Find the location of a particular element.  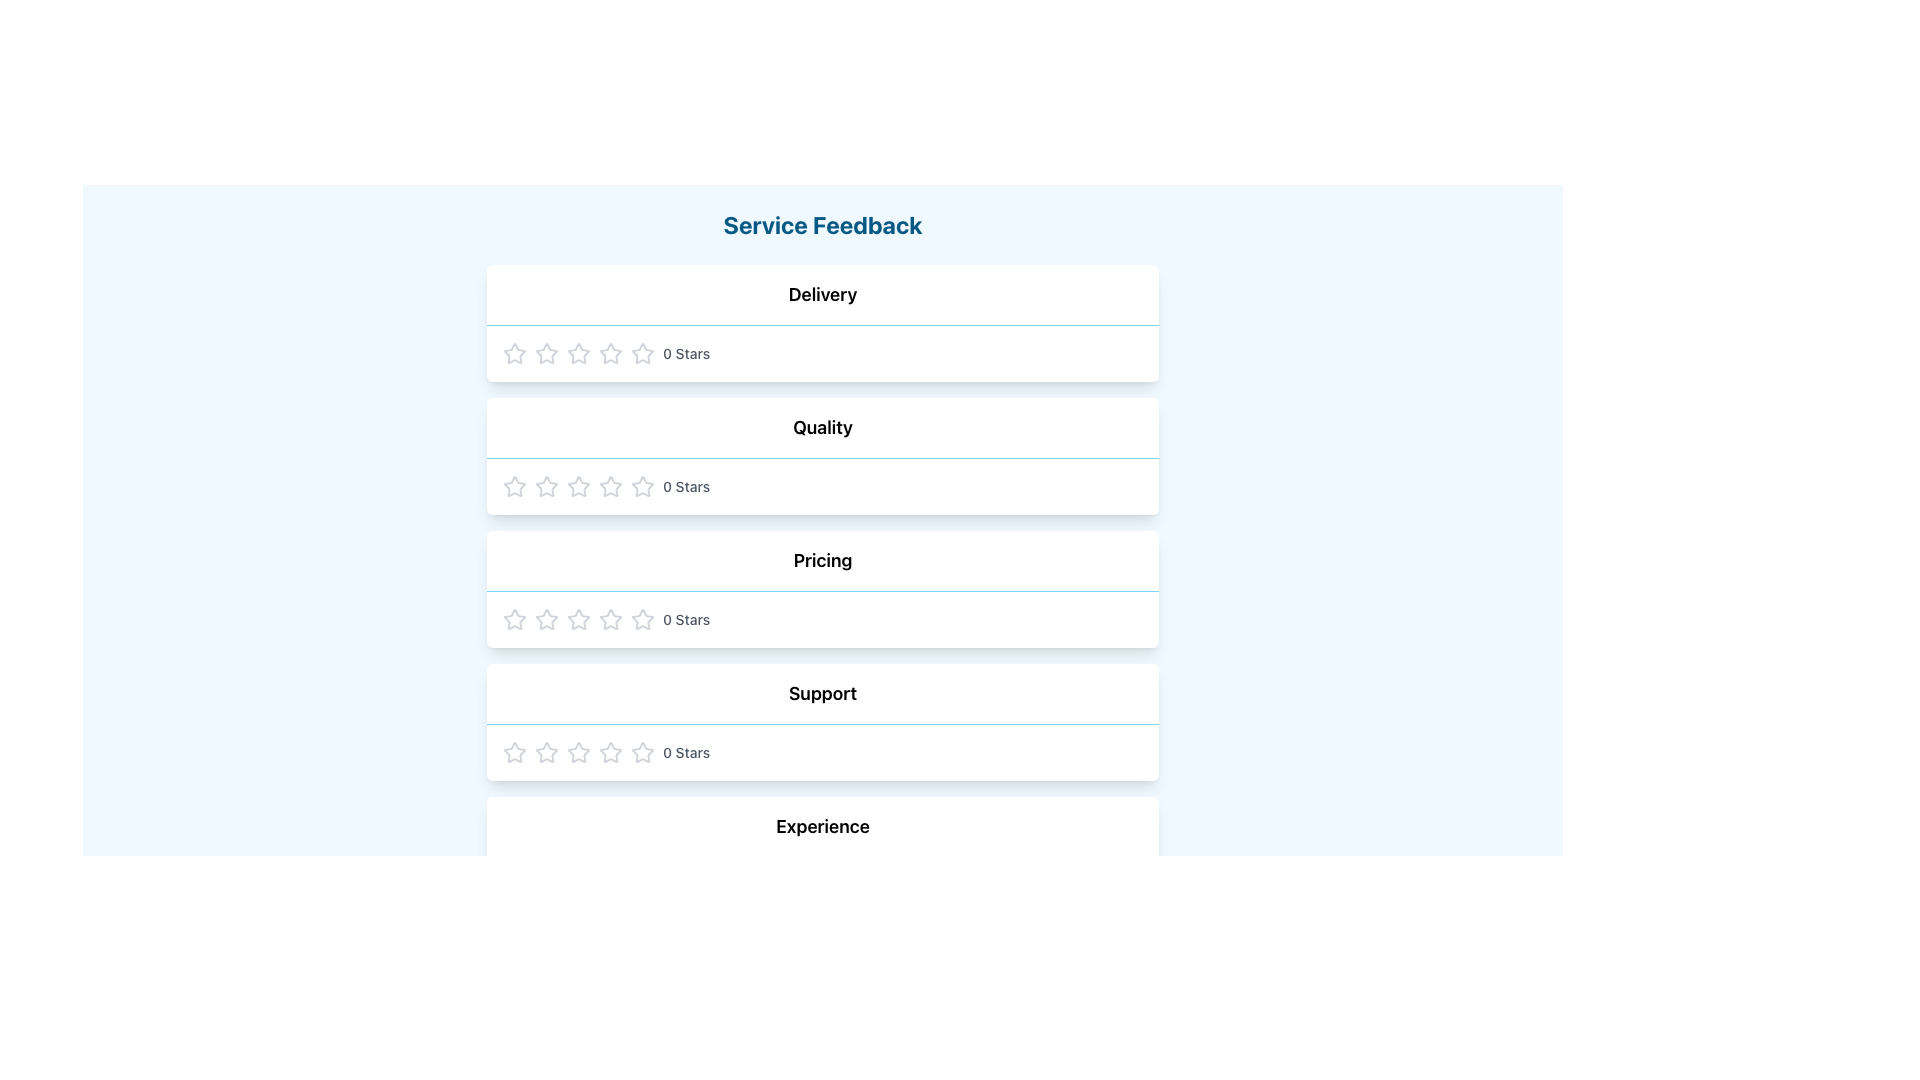

the first star in the five-star rating system under the 'Support' section to rate it is located at coordinates (547, 752).